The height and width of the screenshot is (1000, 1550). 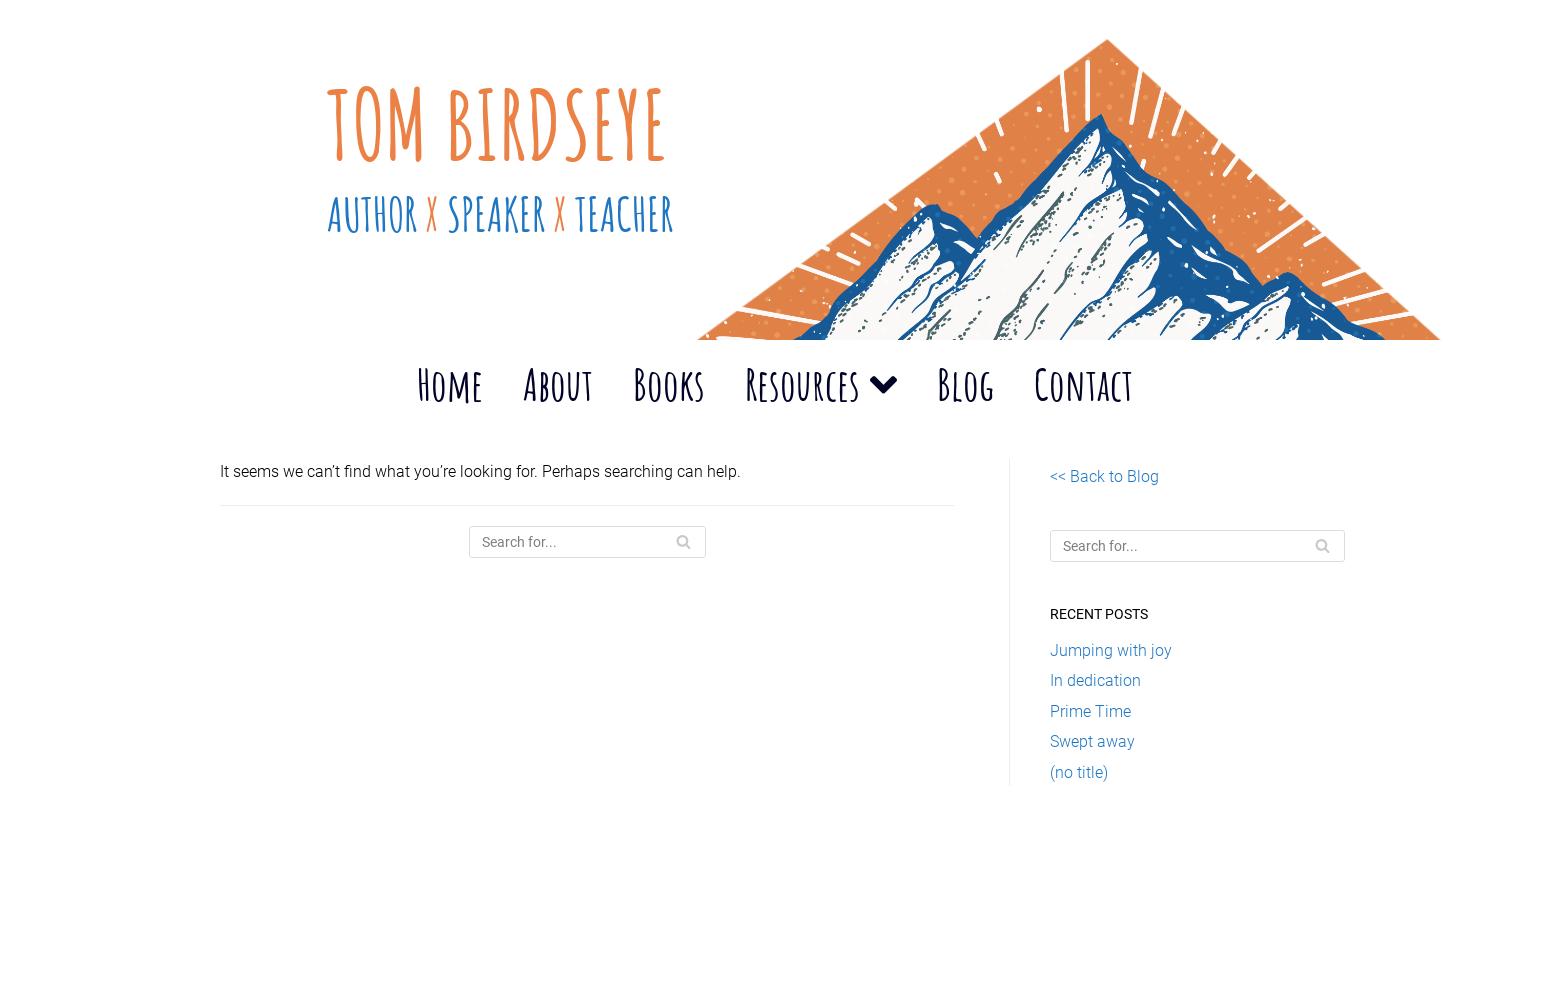 What do you see at coordinates (521, 383) in the screenshot?
I see `'About'` at bounding box center [521, 383].